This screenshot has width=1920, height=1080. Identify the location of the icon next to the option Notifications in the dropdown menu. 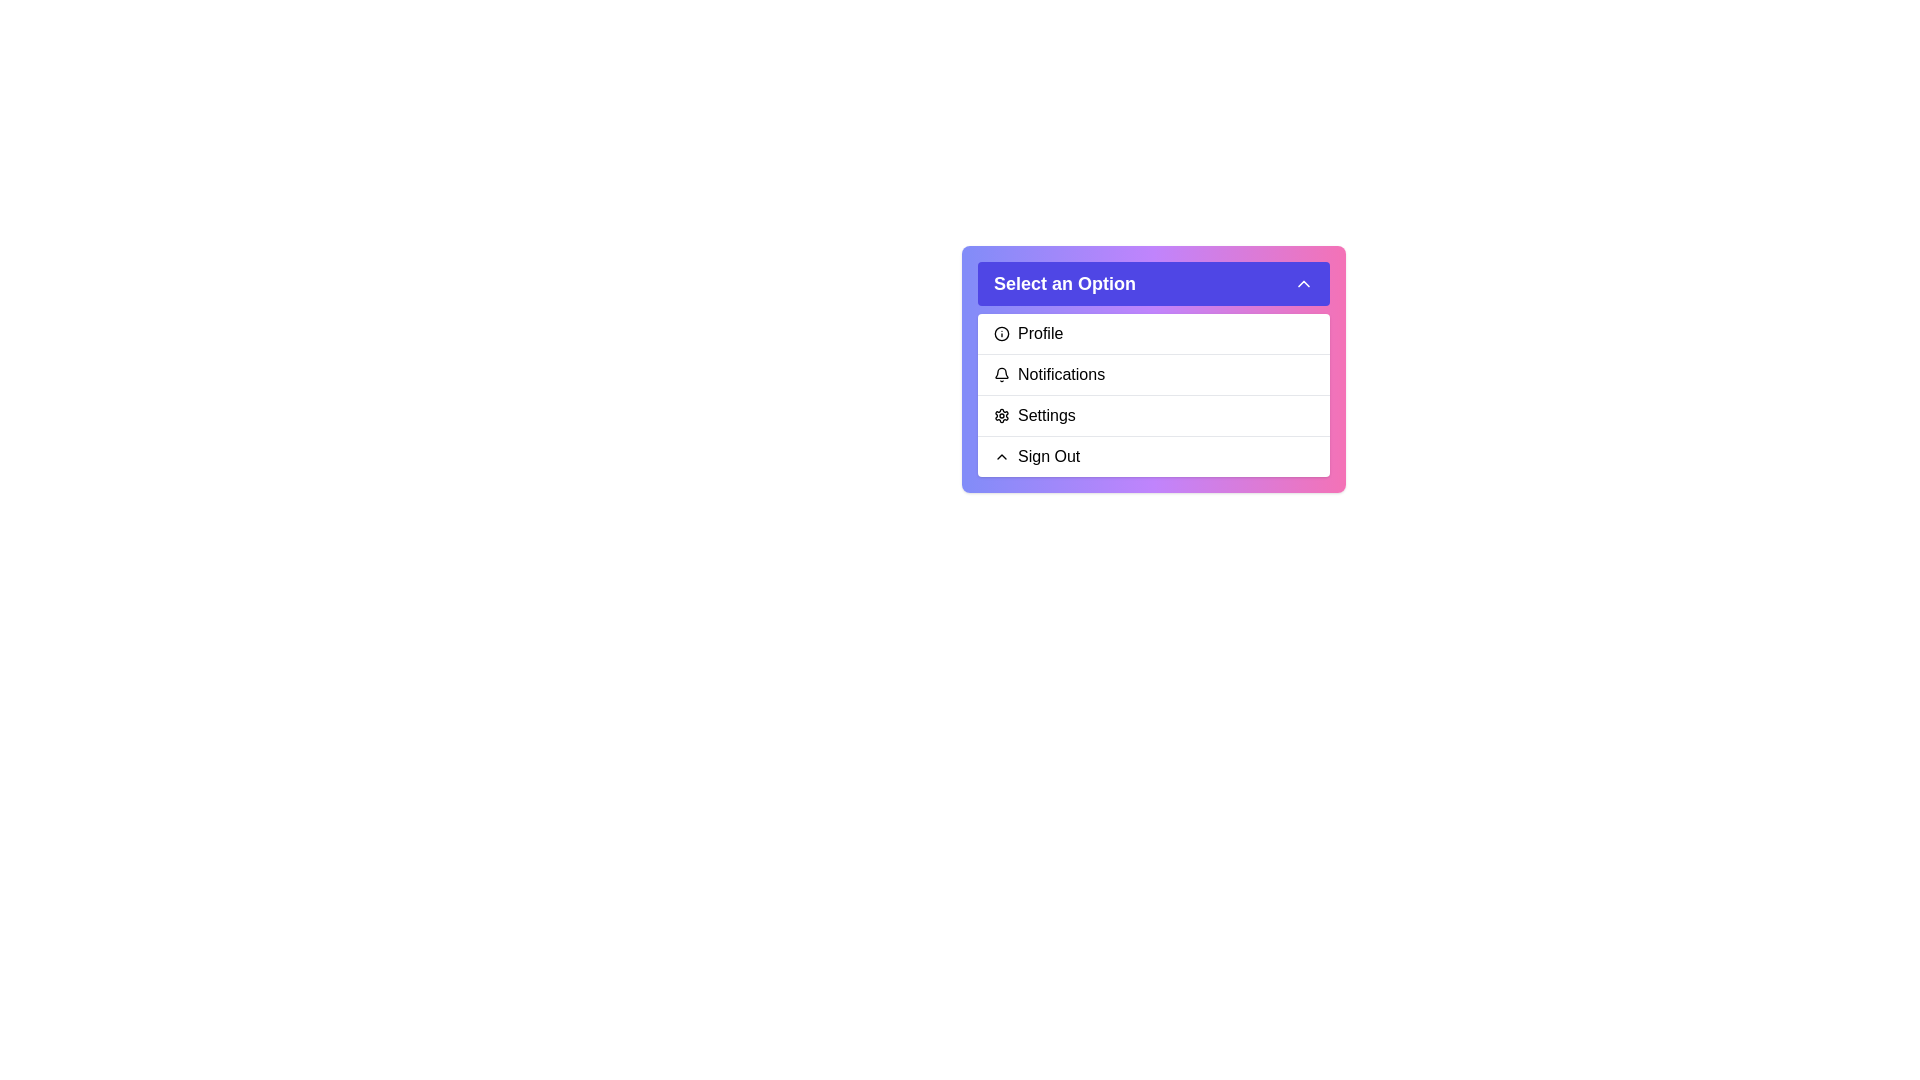
(1002, 374).